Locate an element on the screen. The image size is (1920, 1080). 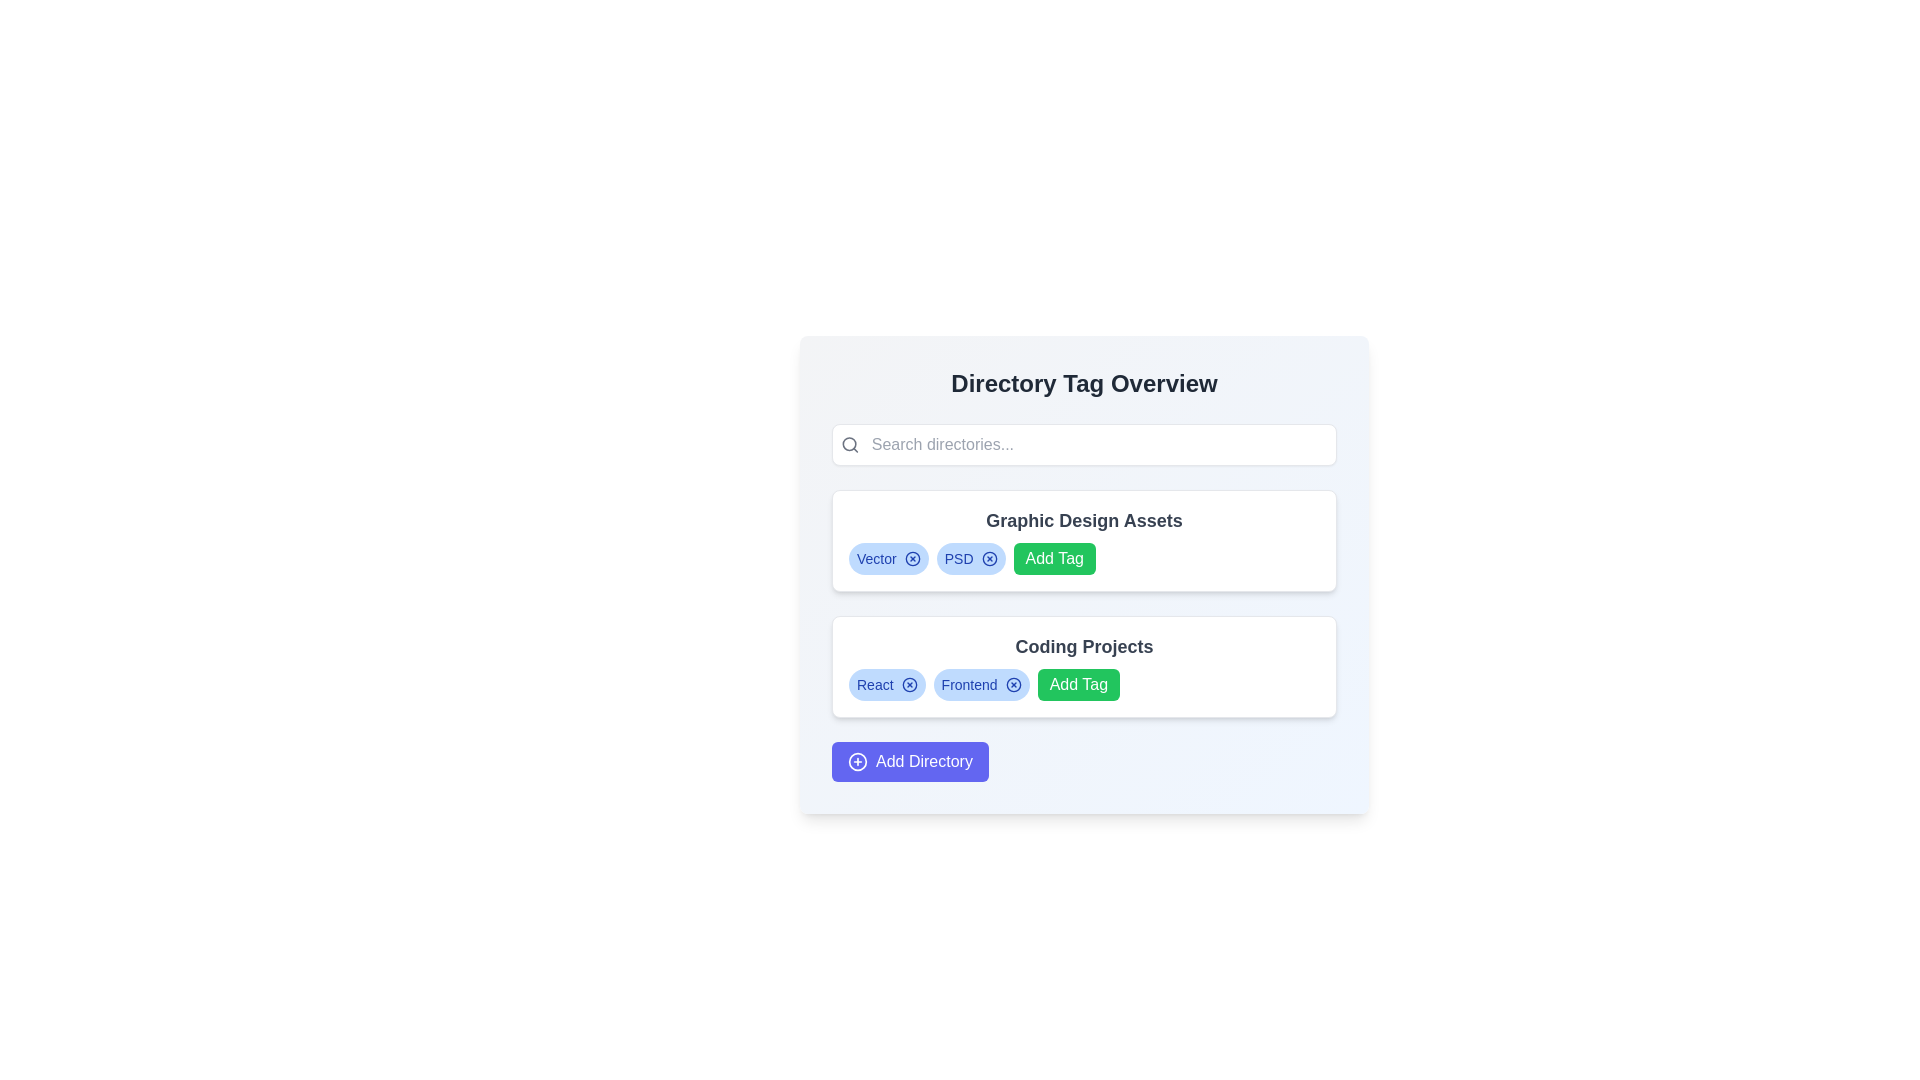
the Interactive icon (close button) located to the right of the 'Frontend' label in the 'Coding Projects' section to potentially display a tooltip or visual feedback is located at coordinates (1013, 684).